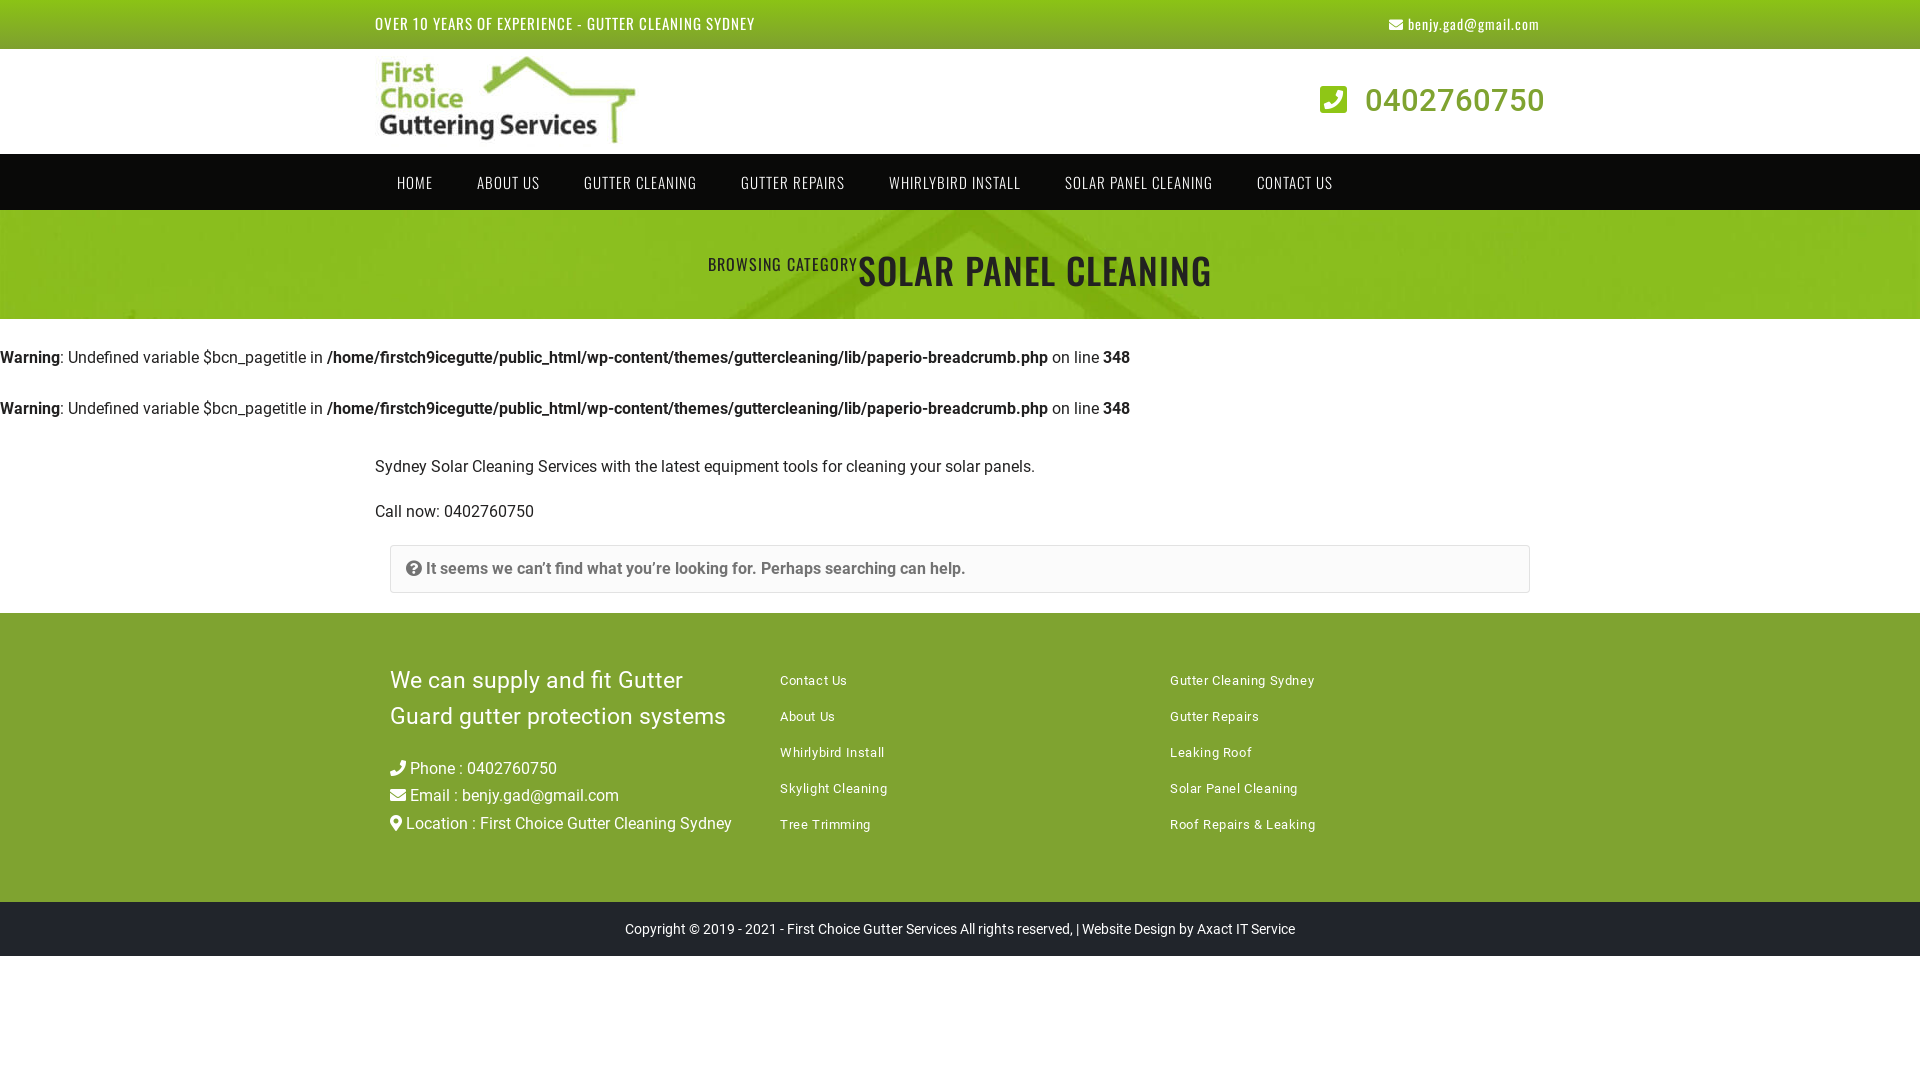  I want to click on 'benjy.gad@gmail.com', so click(1464, 23).